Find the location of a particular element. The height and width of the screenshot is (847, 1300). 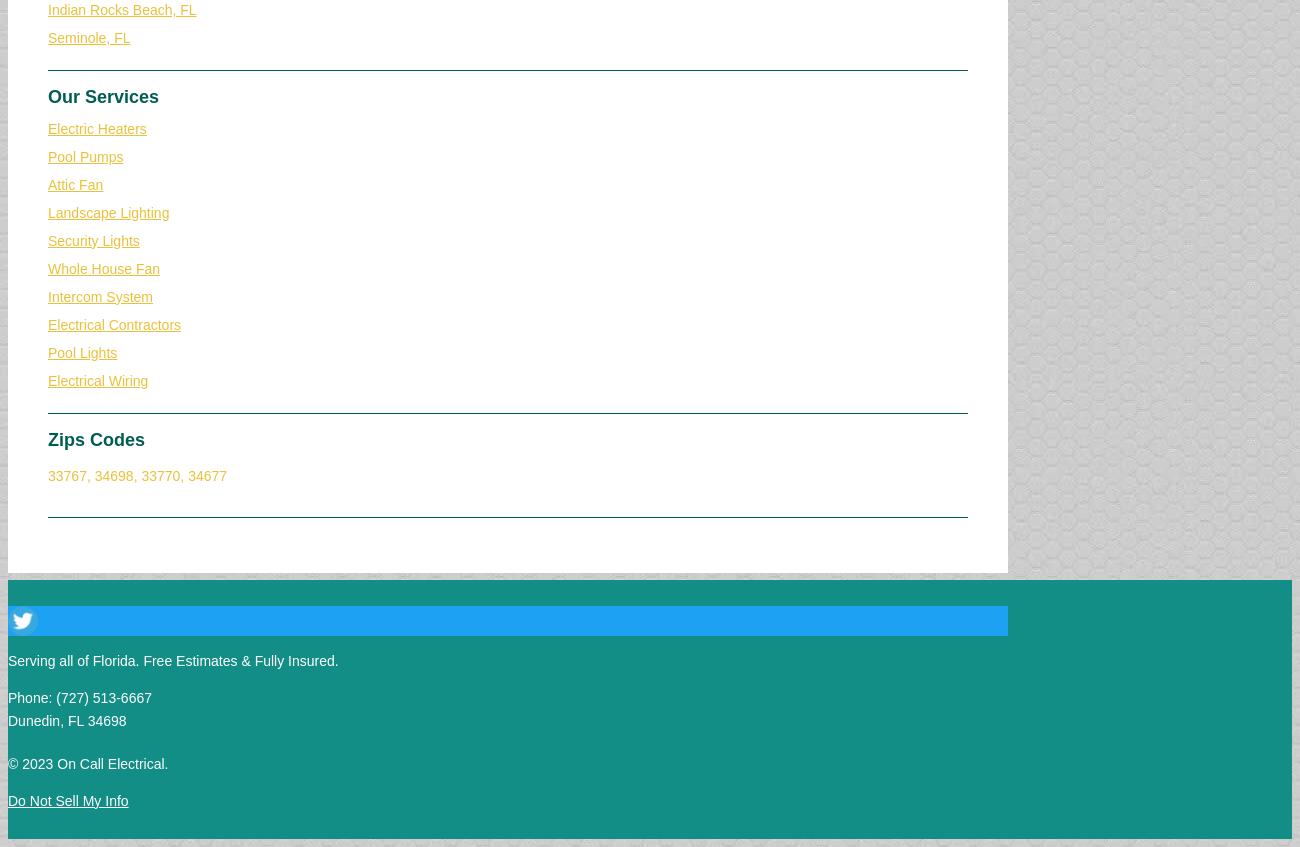

'Our Services' is located at coordinates (103, 95).